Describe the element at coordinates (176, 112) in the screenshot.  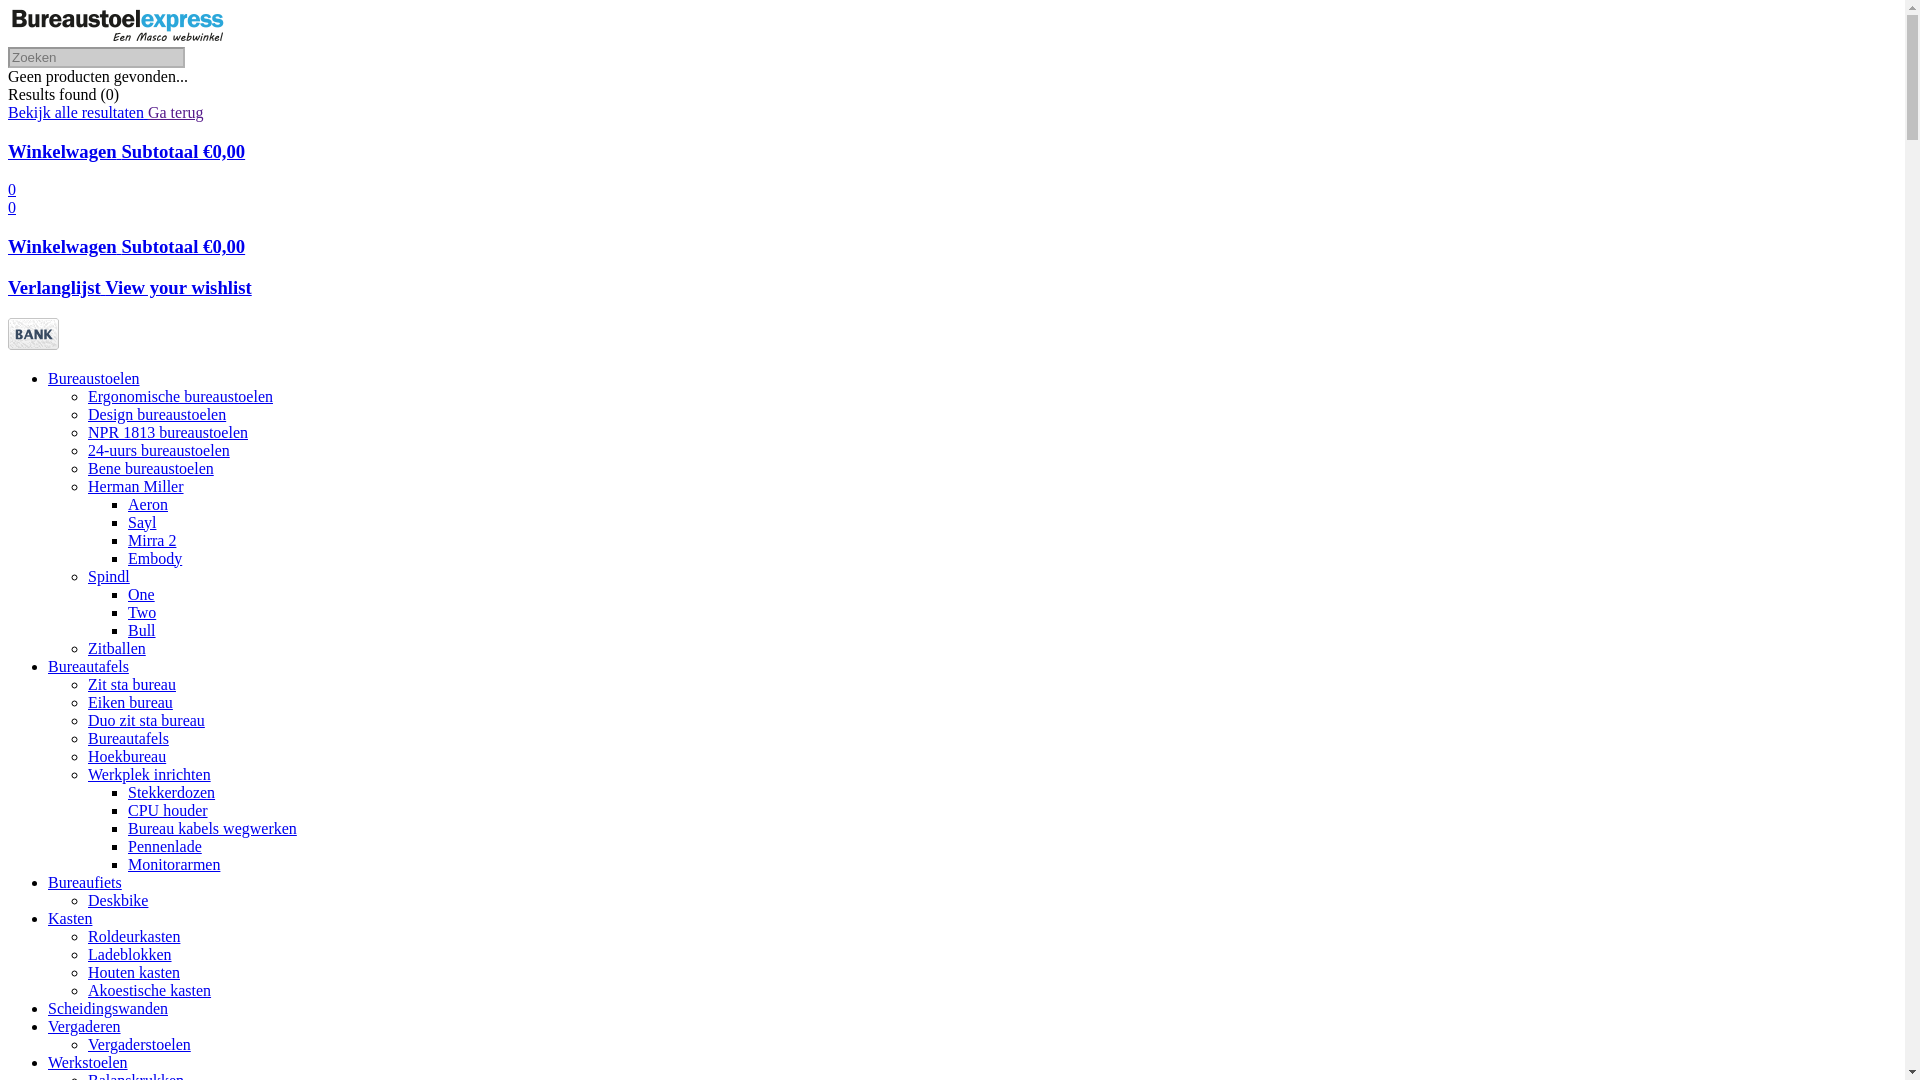
I see `'Ga terug'` at that location.